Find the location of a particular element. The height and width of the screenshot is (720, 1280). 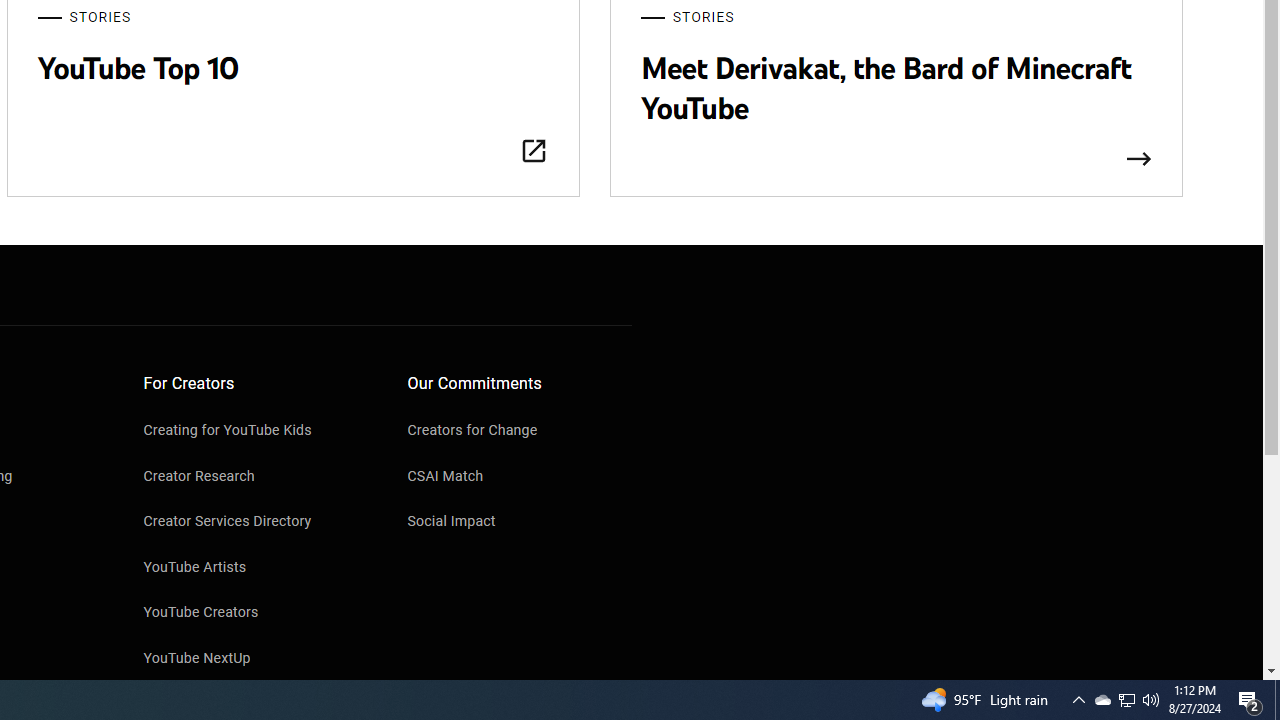

'CSAI Match' is located at coordinates (519, 478).